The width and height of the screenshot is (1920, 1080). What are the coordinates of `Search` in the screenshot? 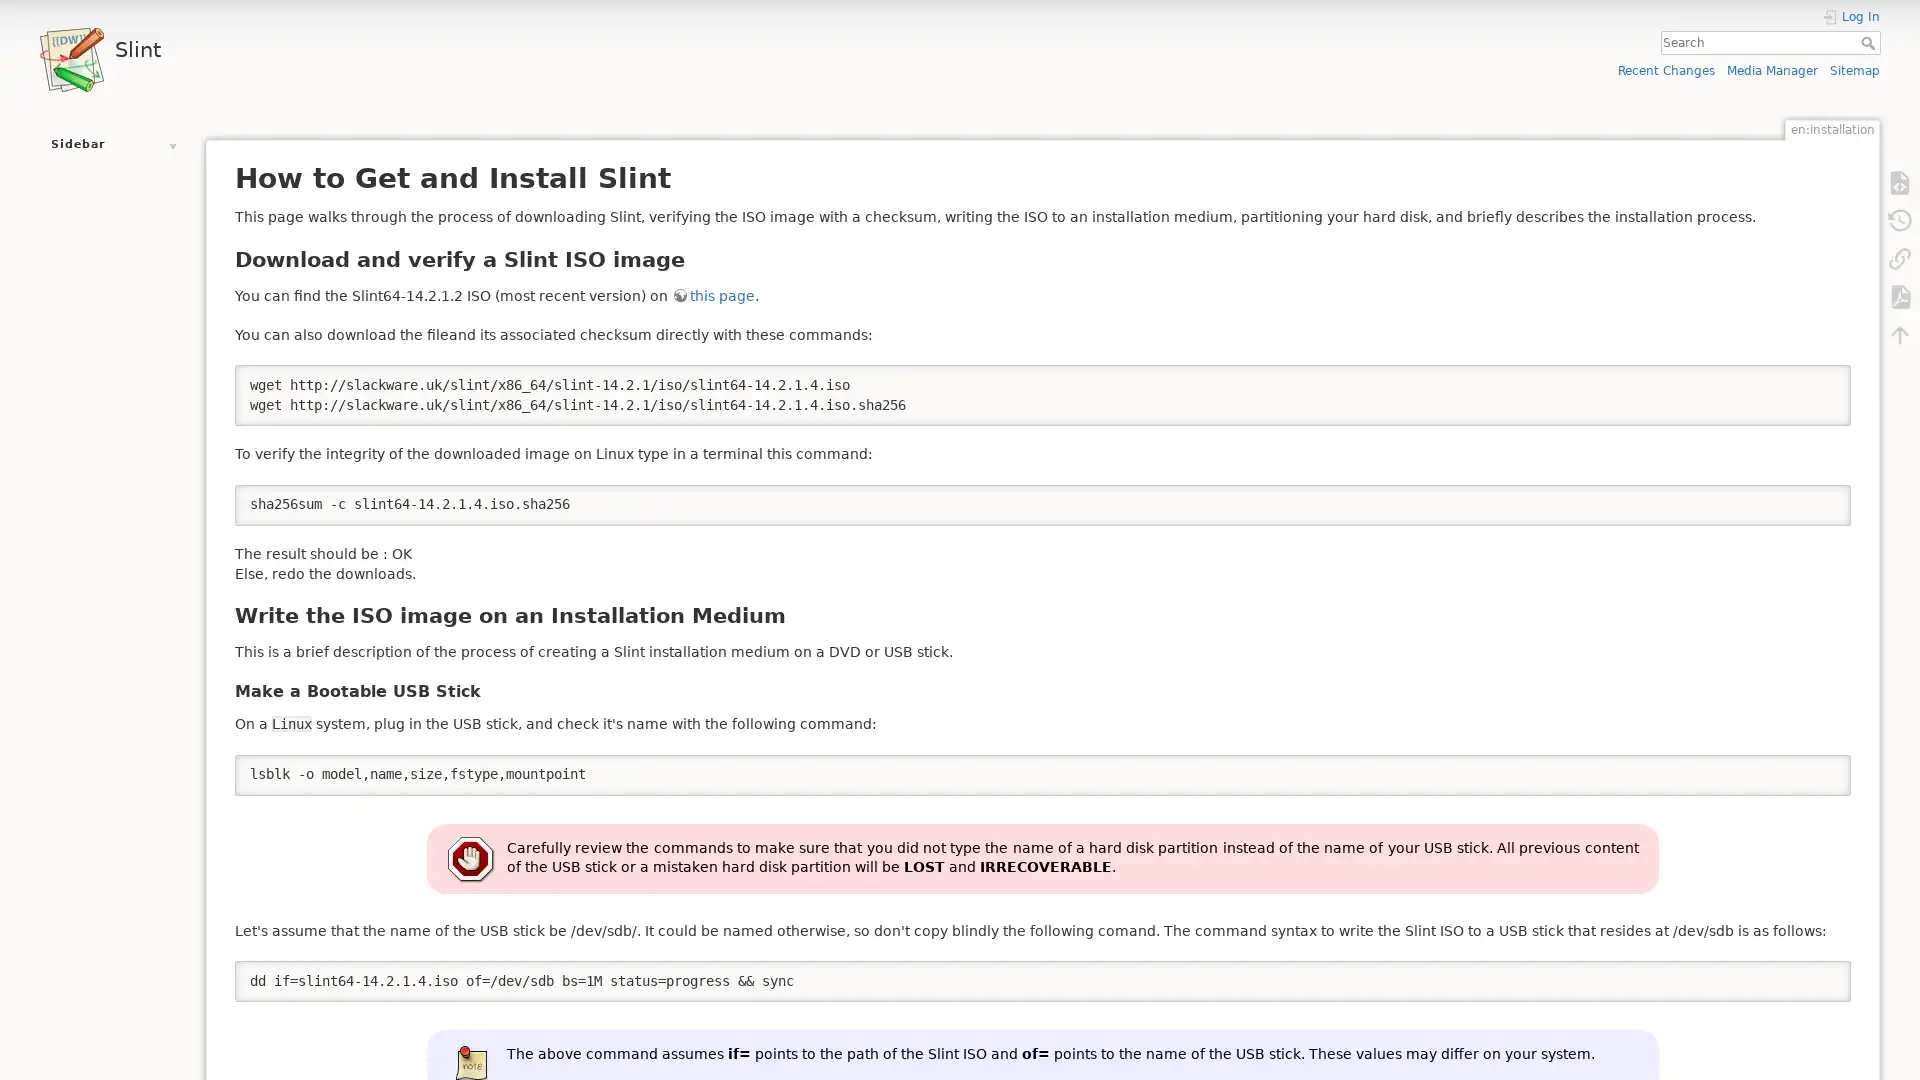 It's located at (1869, 42).